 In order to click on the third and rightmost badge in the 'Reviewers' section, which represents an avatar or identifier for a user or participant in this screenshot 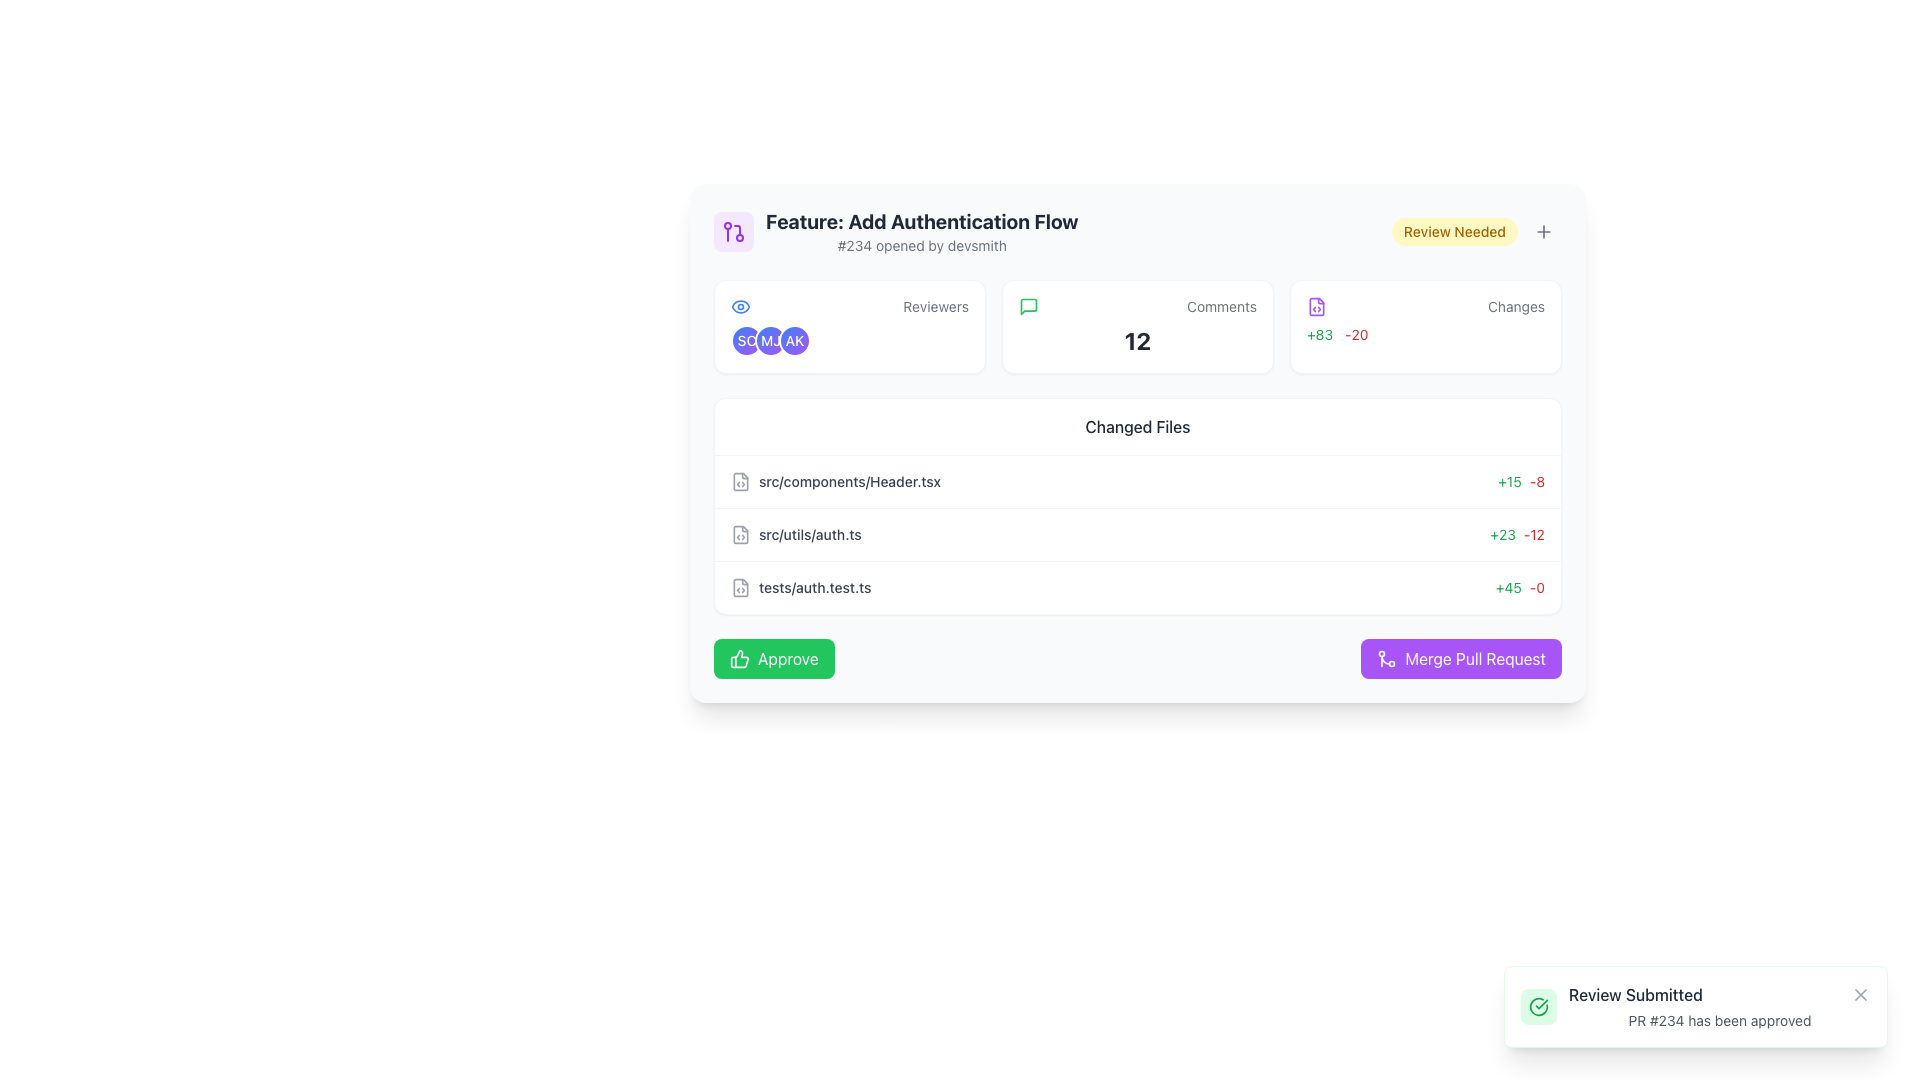, I will do `click(794, 339)`.